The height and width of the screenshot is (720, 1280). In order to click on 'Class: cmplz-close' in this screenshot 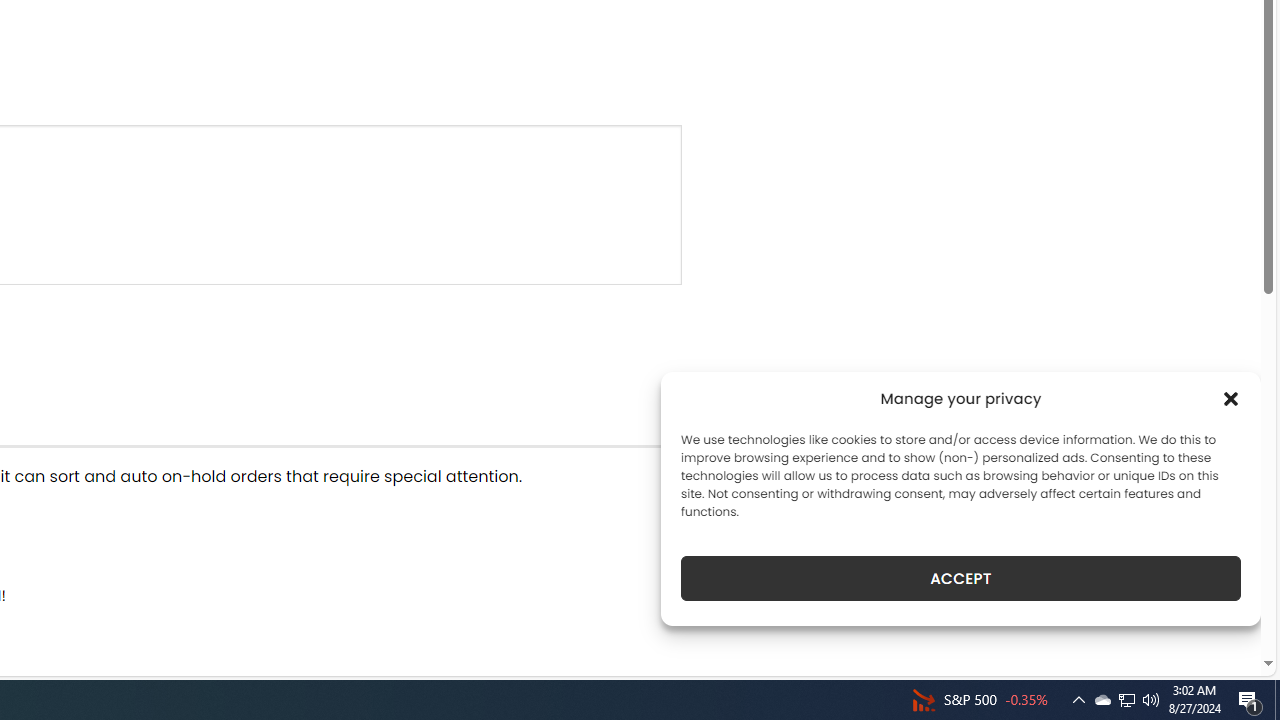, I will do `click(1230, 398)`.